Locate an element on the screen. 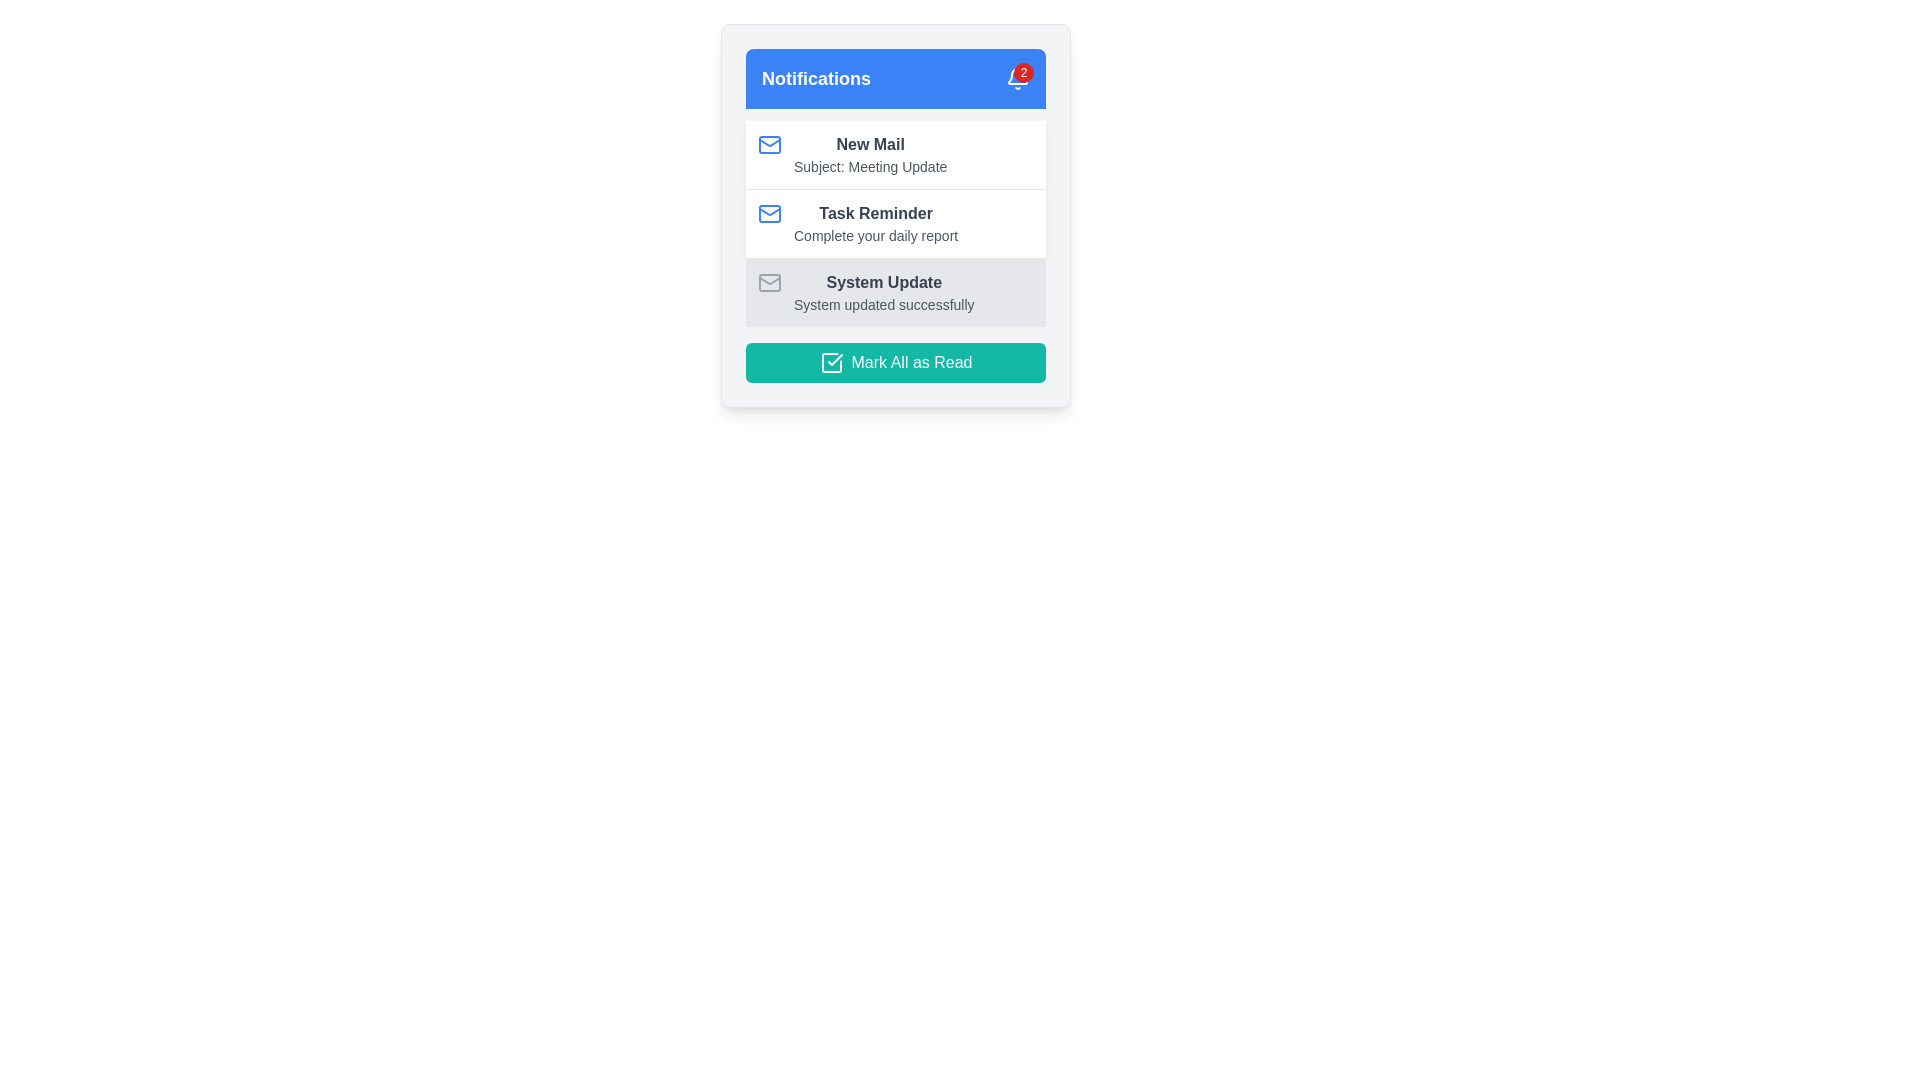  bell icon SVG graphic element, which serves as a notification indicator, in the browser's developer tools is located at coordinates (1017, 75).